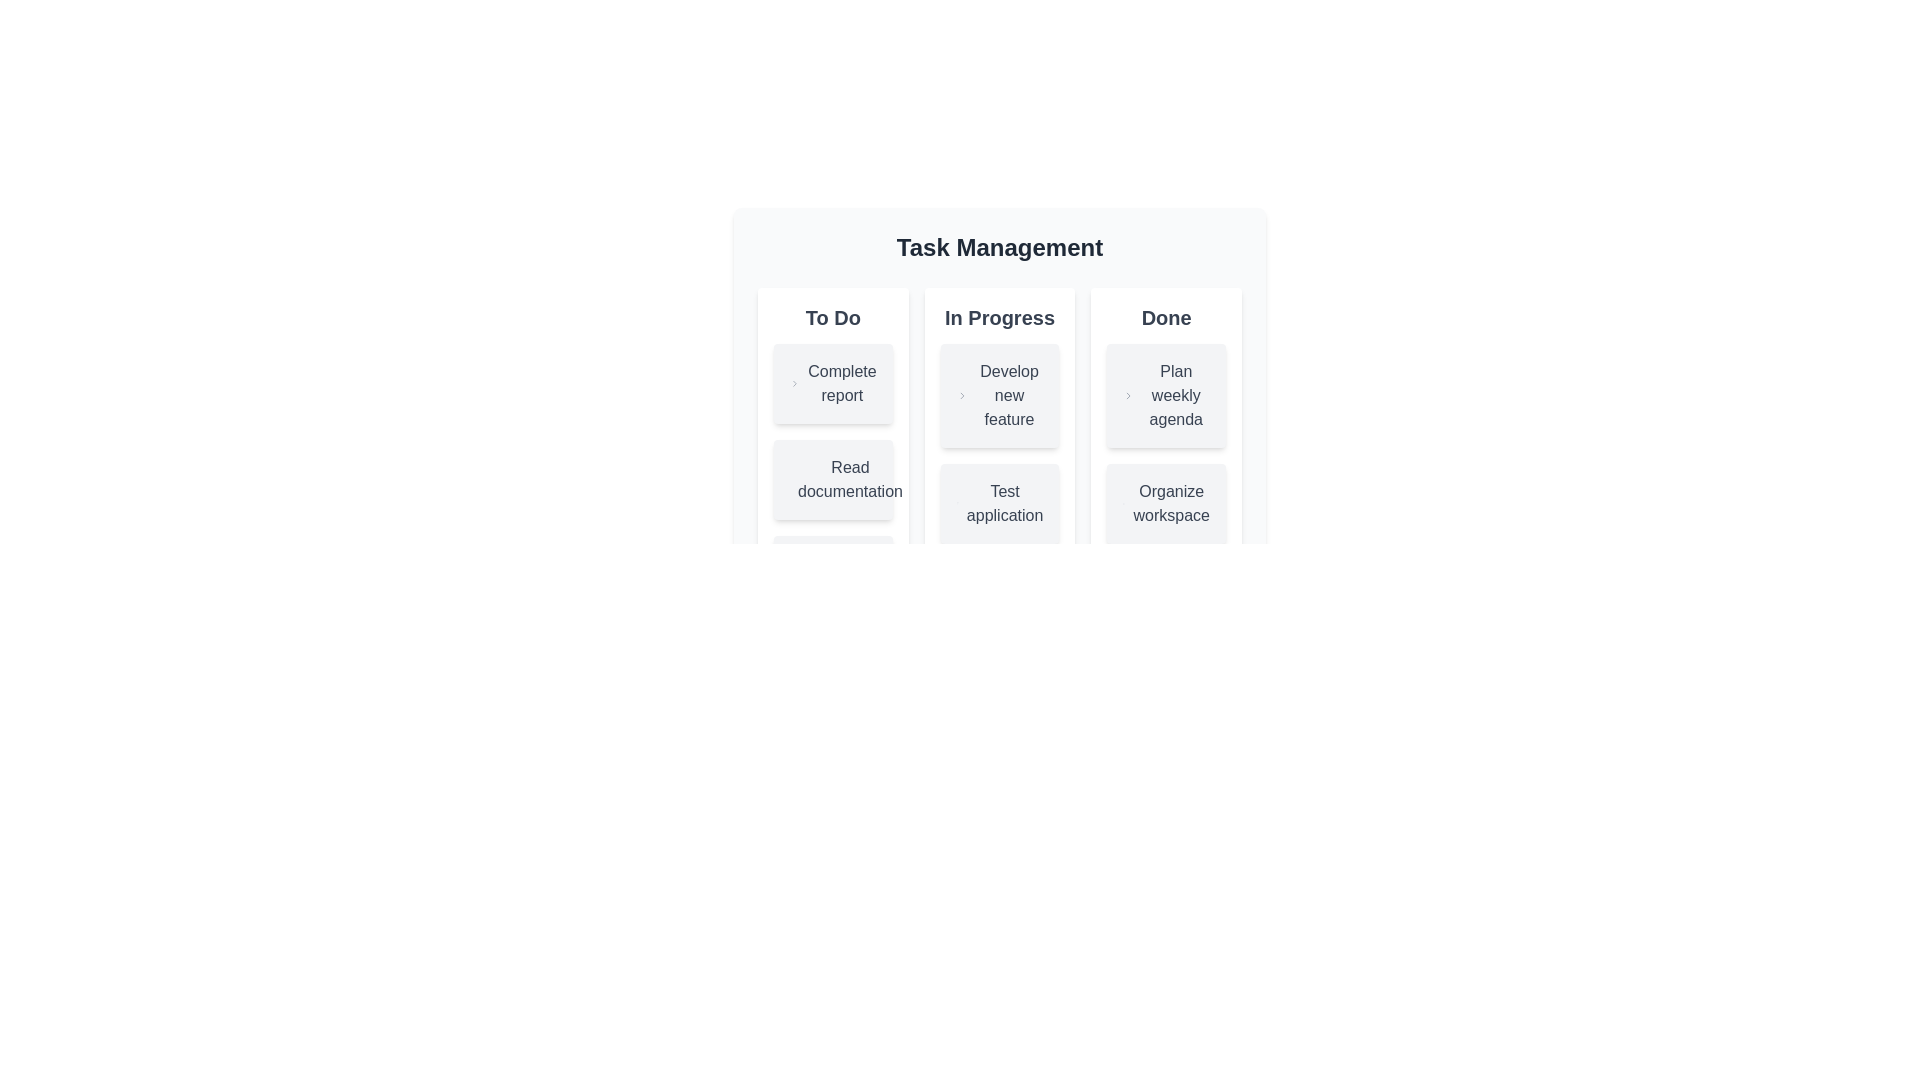  I want to click on the 'Complete report' text item, which is the first item in the 'To Do' column with a light gray background, so click(833, 384).